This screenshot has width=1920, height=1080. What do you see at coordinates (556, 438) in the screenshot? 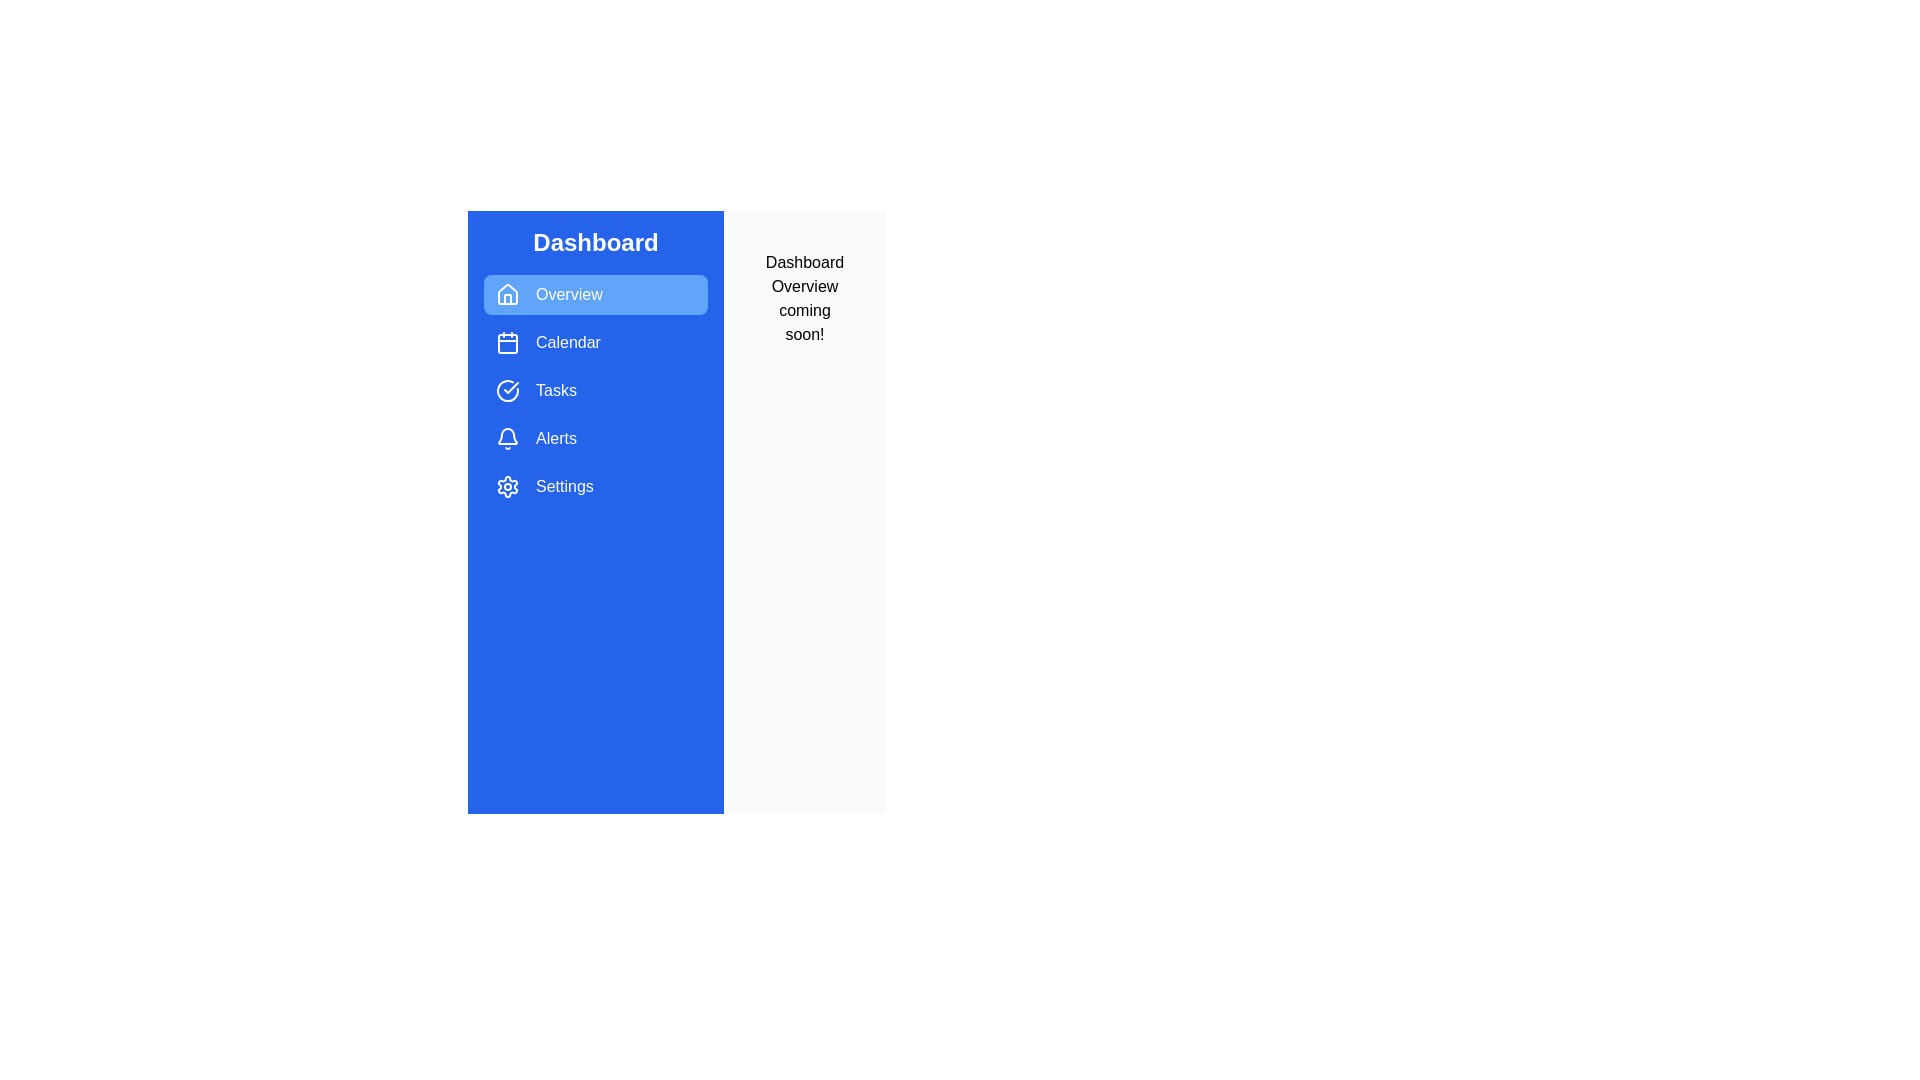
I see `the 'Alerts' text label in the navigation menu` at bounding box center [556, 438].